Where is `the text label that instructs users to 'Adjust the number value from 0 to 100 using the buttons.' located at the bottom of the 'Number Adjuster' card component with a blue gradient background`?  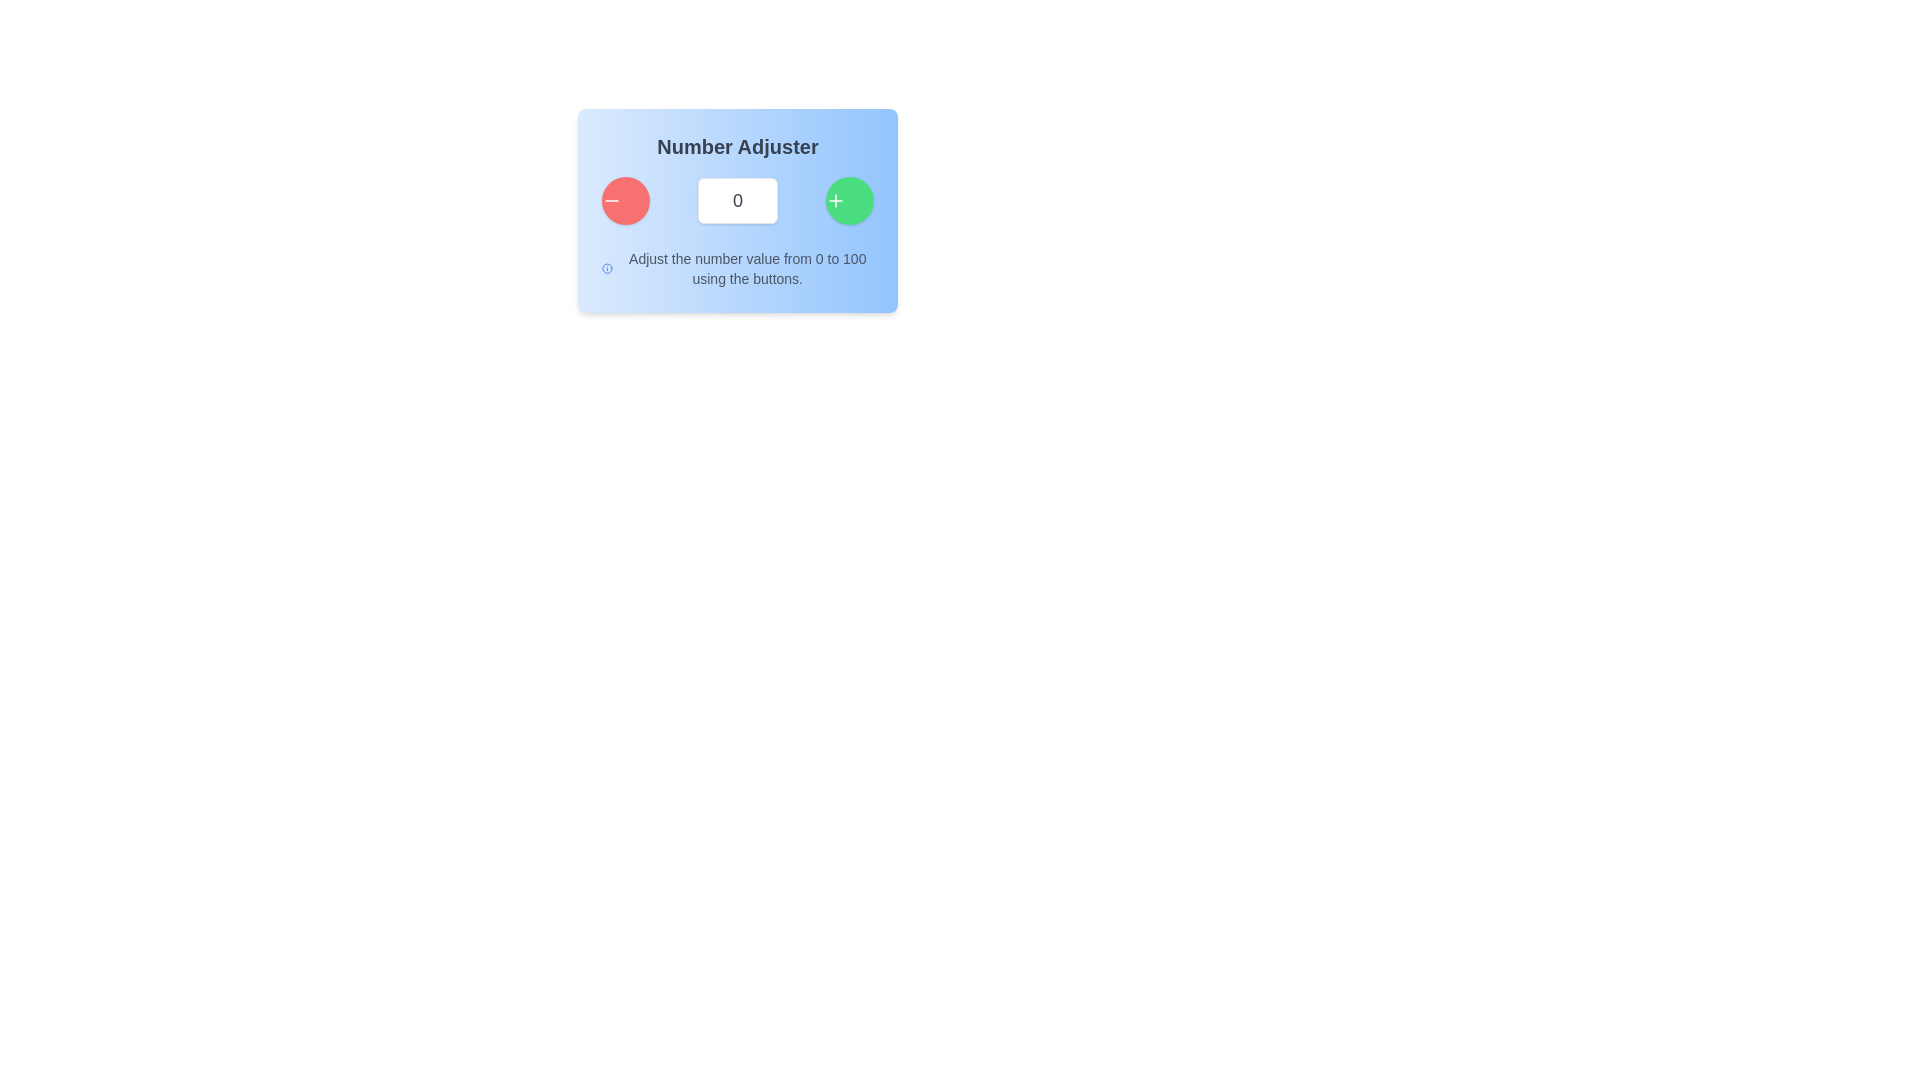
the text label that instructs users to 'Adjust the number value from 0 to 100 using the buttons.' located at the bottom of the 'Number Adjuster' card component with a blue gradient background is located at coordinates (737, 268).